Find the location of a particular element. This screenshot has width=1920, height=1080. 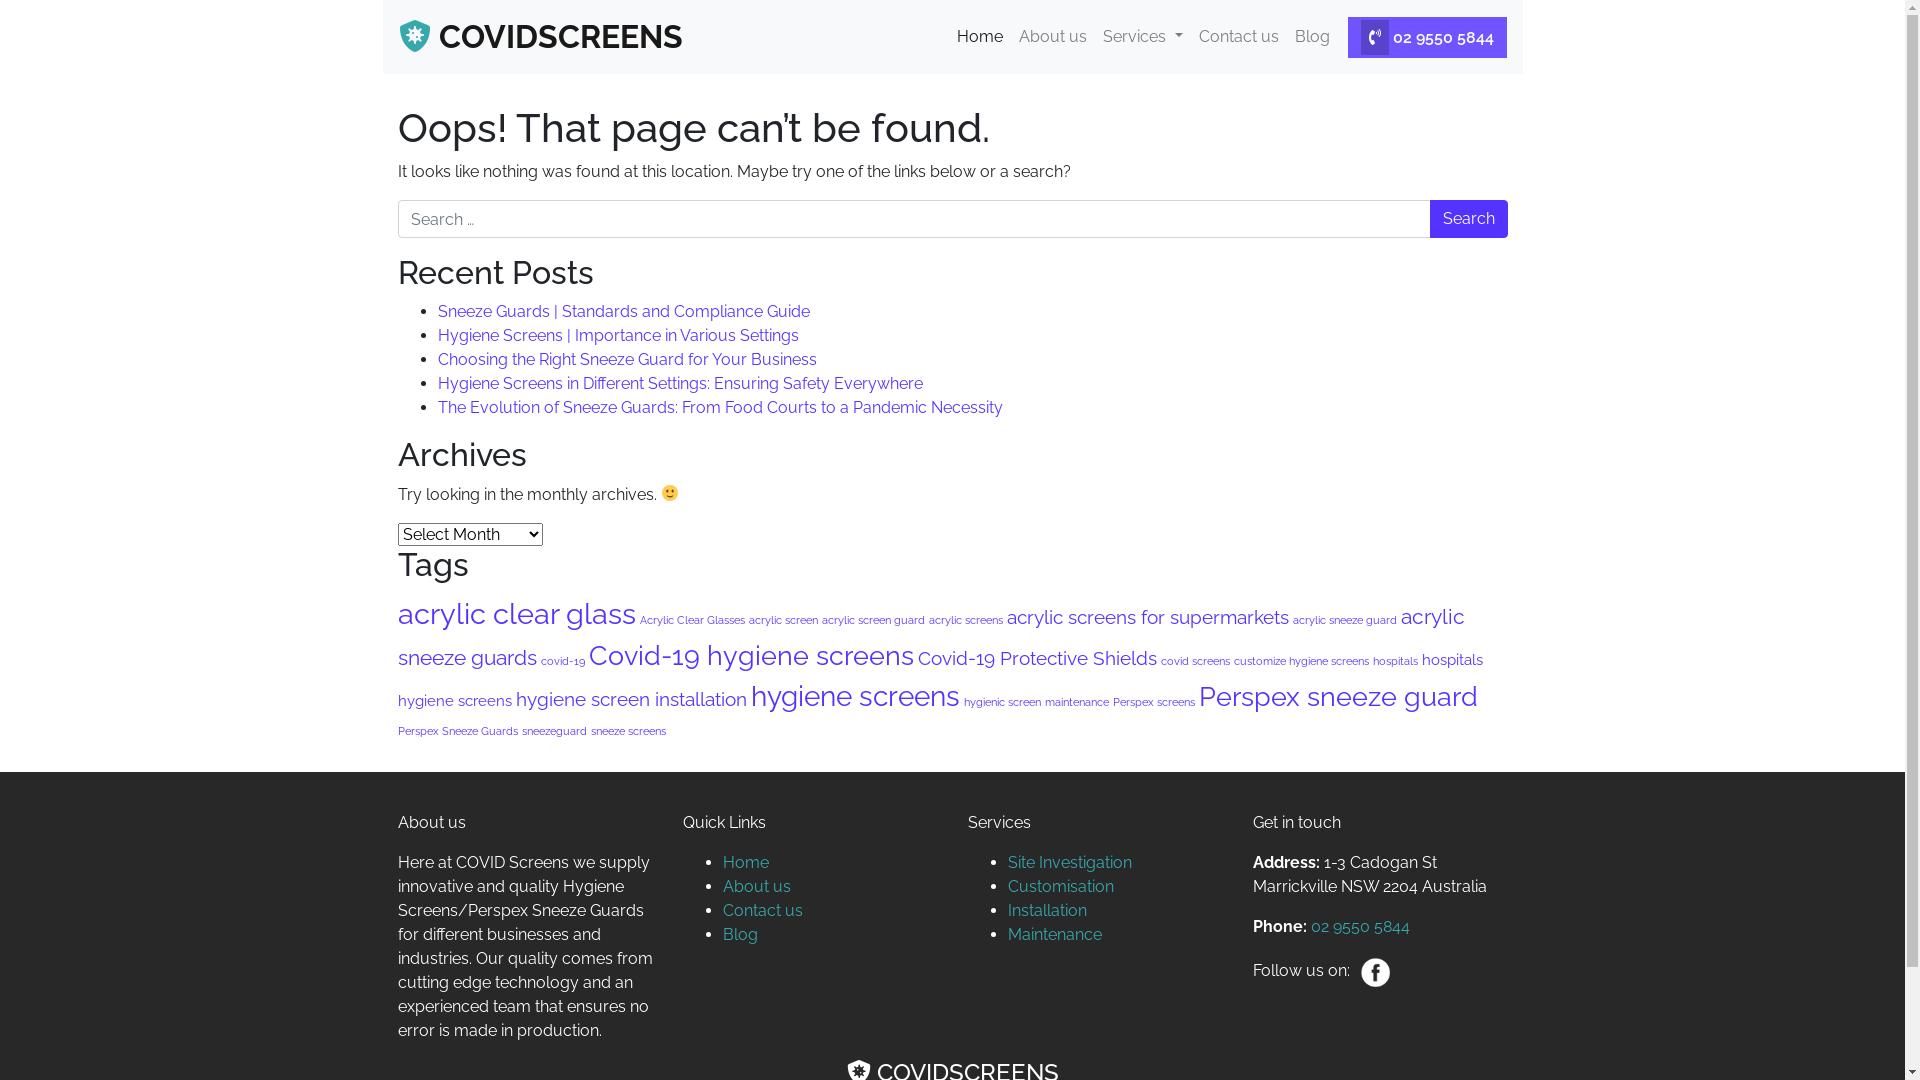

'hygiene screen installation' is located at coordinates (630, 697).